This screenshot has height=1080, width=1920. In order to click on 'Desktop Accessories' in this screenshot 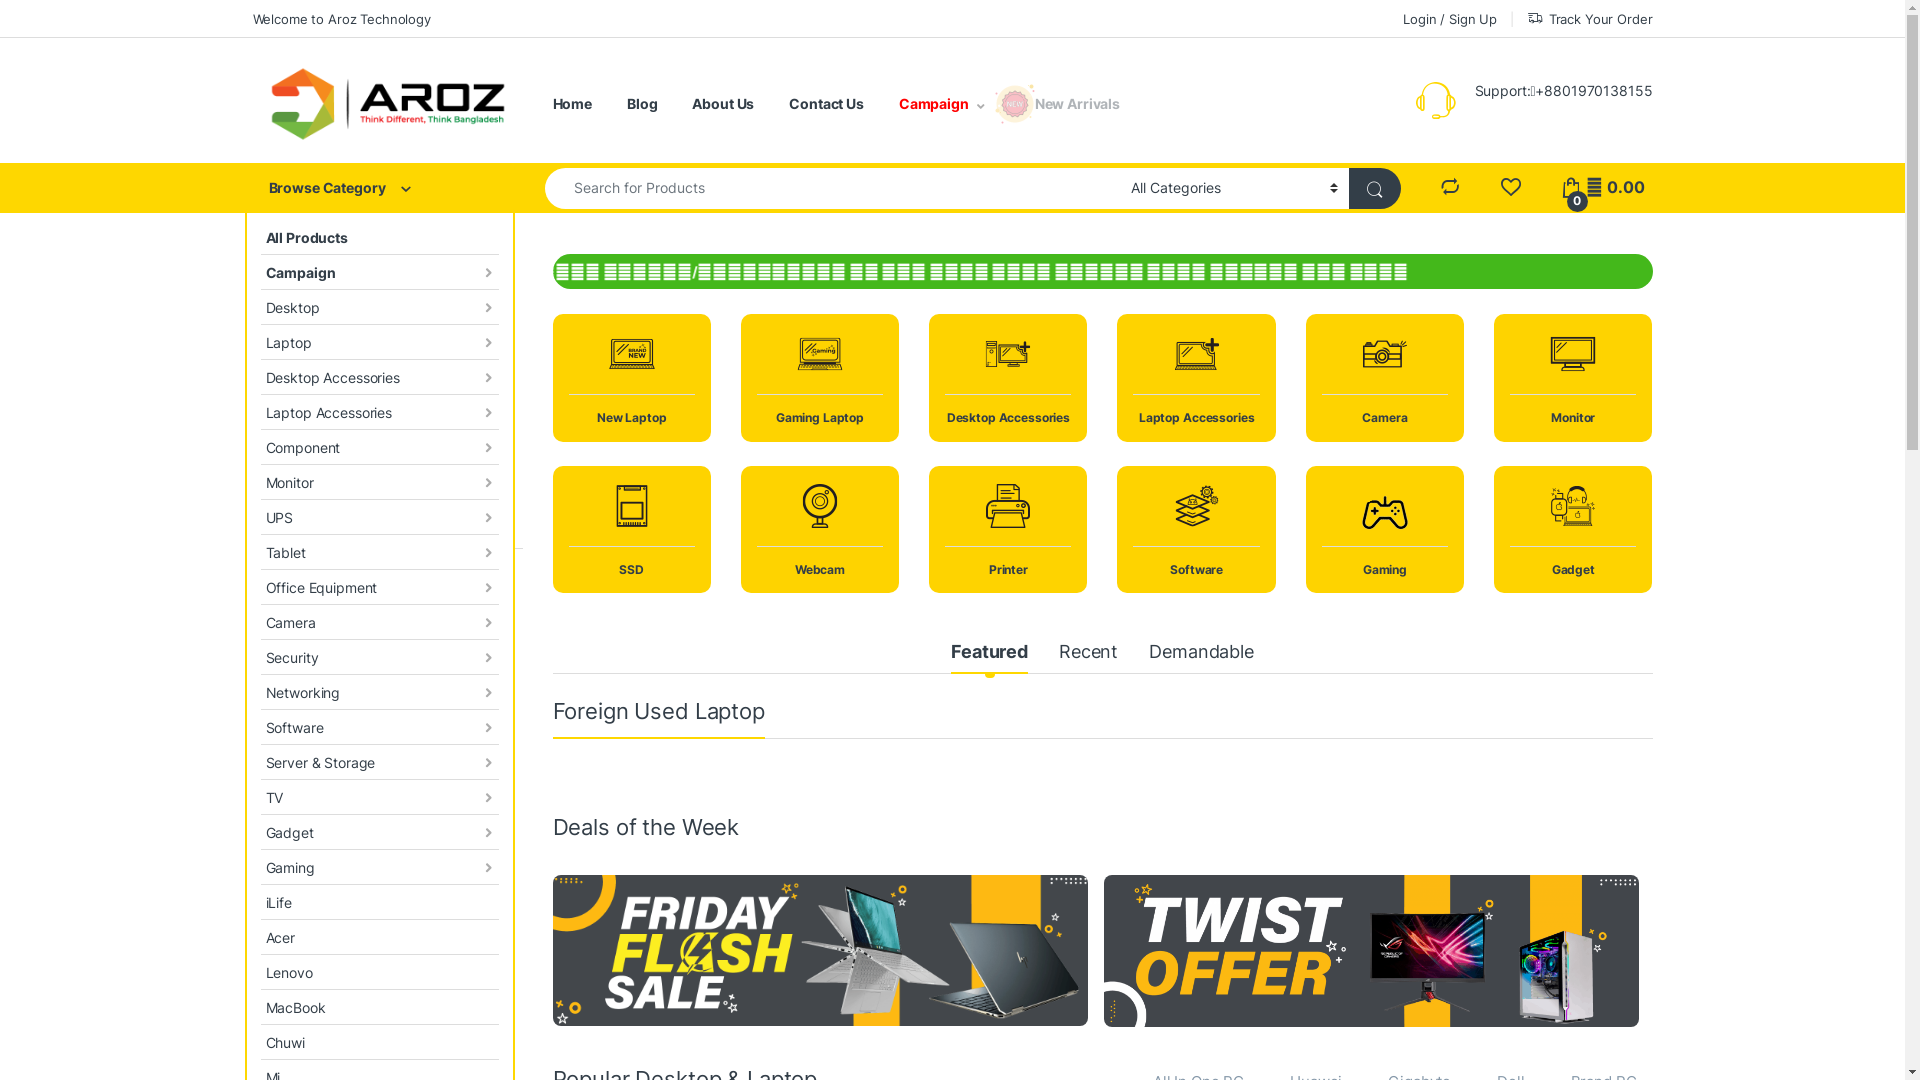, I will do `click(379, 377)`.